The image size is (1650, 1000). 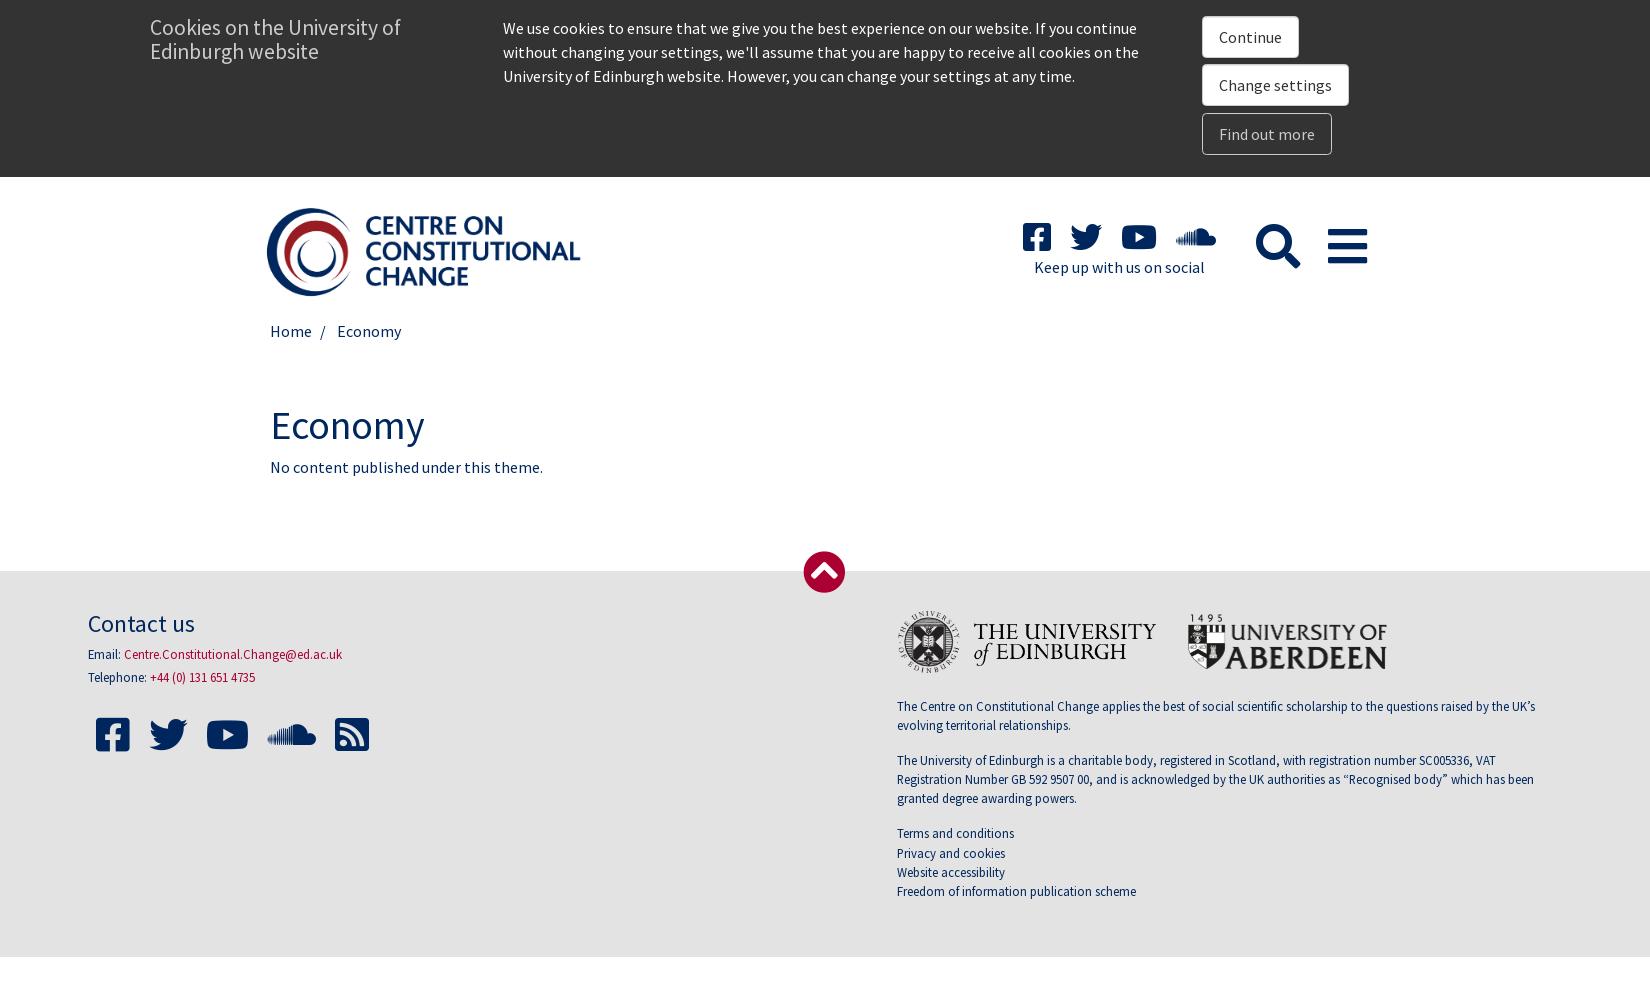 What do you see at coordinates (291, 330) in the screenshot?
I see `'Home'` at bounding box center [291, 330].